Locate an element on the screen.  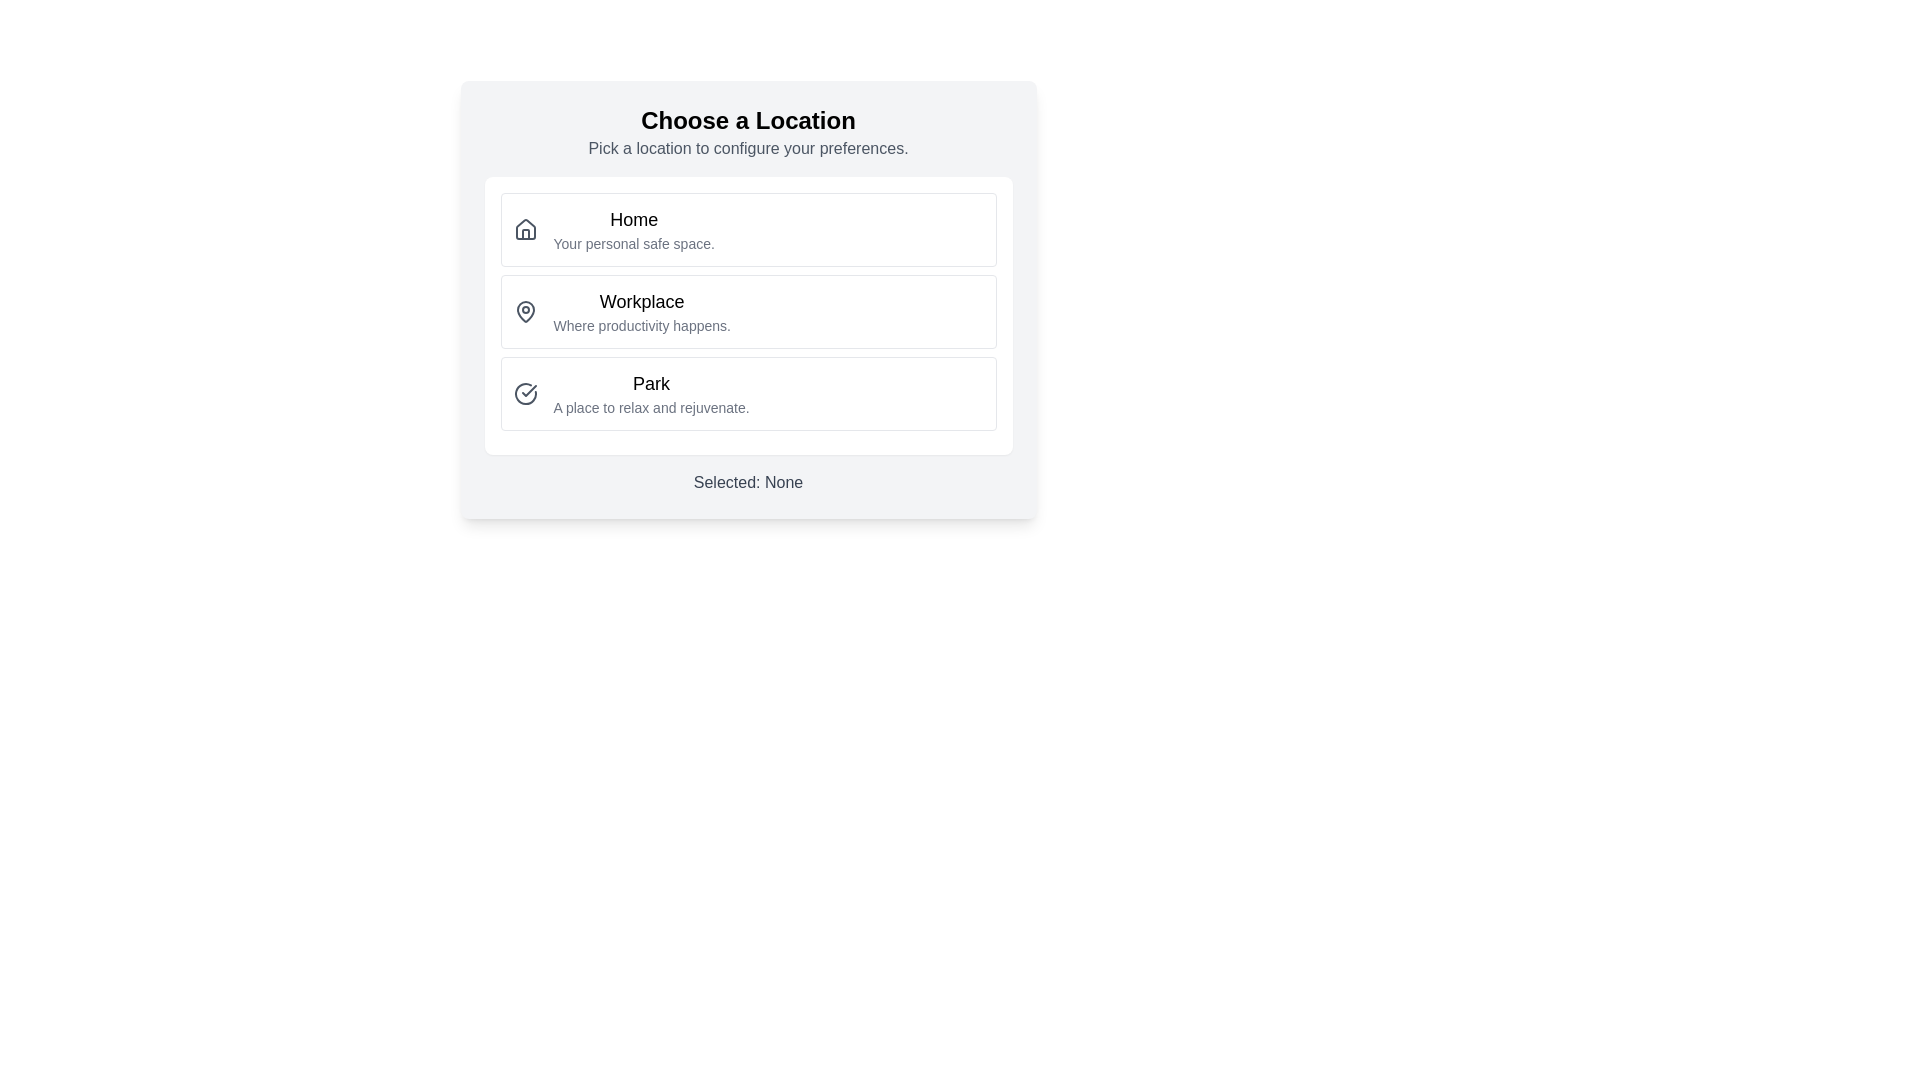
the 'Park' option in the selection menu, which is the third item in the vertical list contained within a white card with rounded corners and a shadow effect is located at coordinates (747, 393).